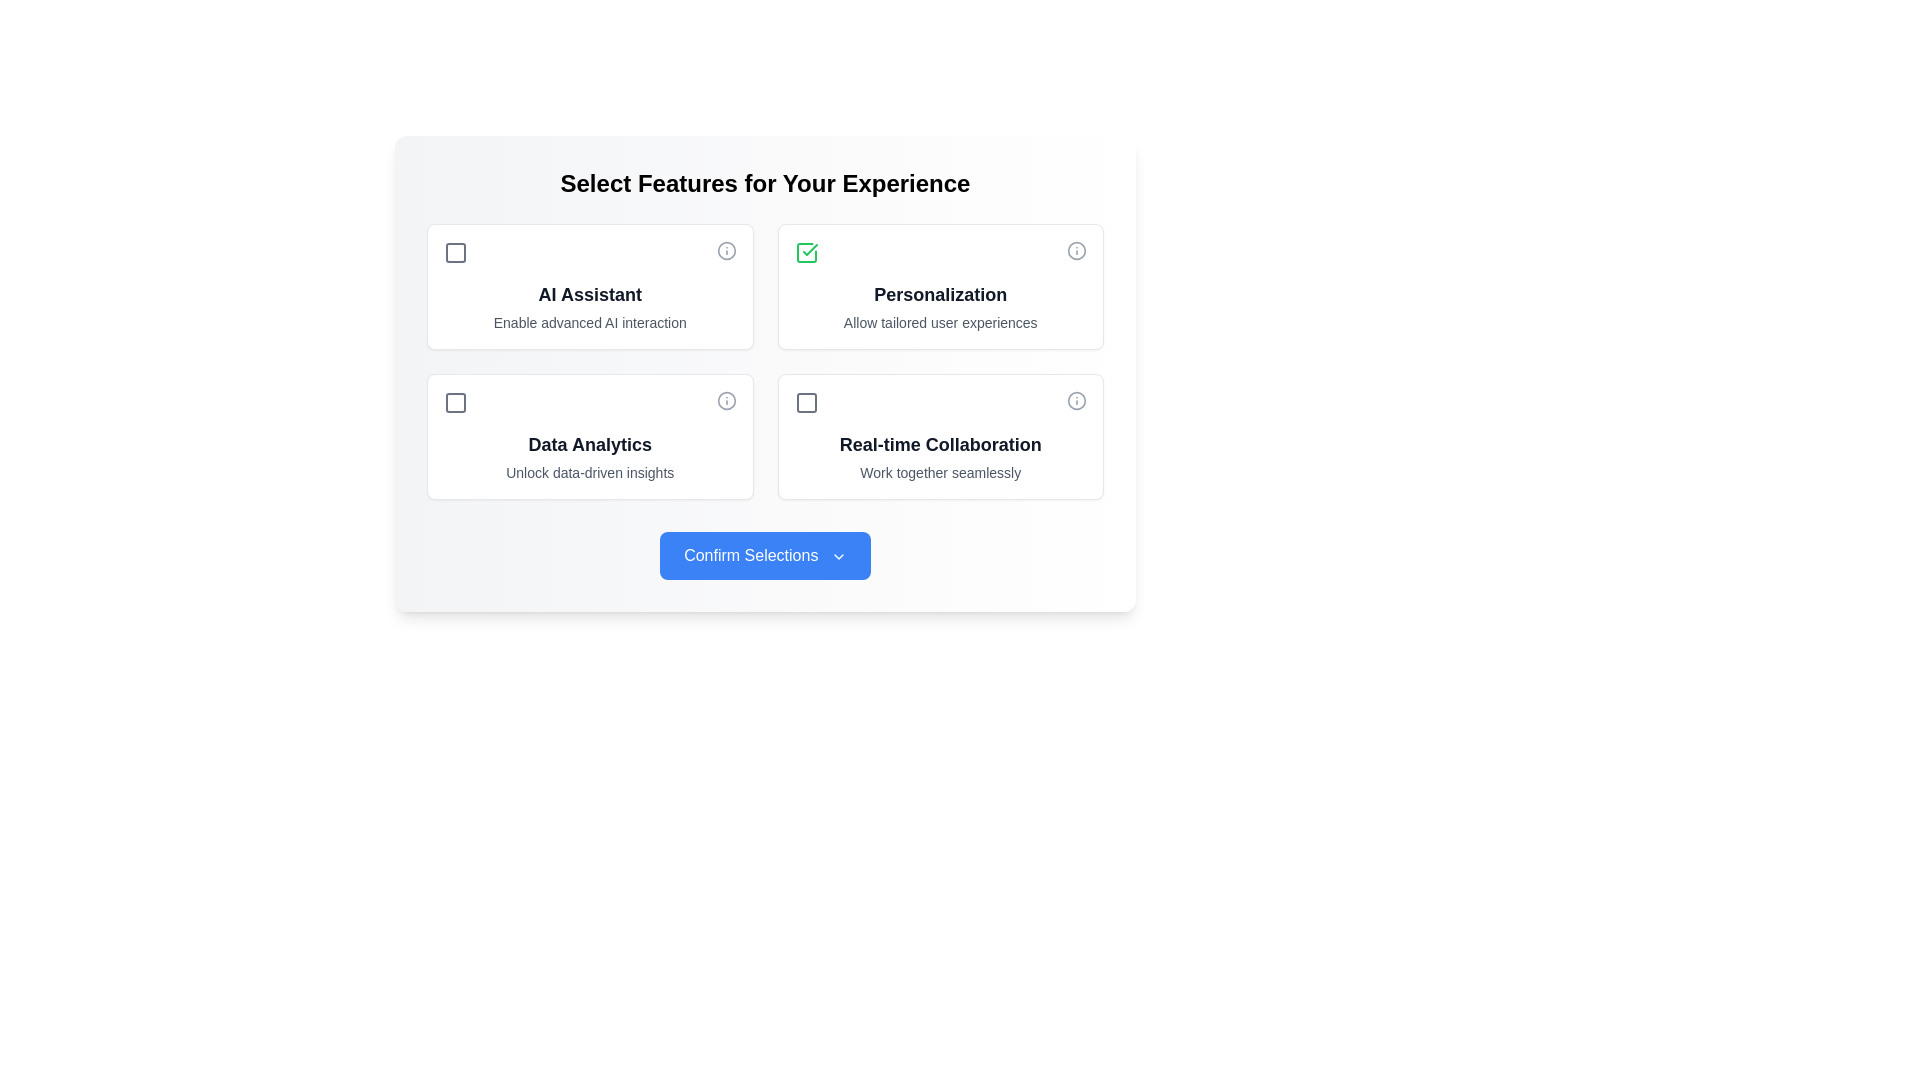 This screenshot has height=1080, width=1920. I want to click on the text label serving as the title for the 'Data Analytics' feature option, located in the lower-left section of the feature grid, above the text 'Unlock data-driven insights', so click(589, 443).